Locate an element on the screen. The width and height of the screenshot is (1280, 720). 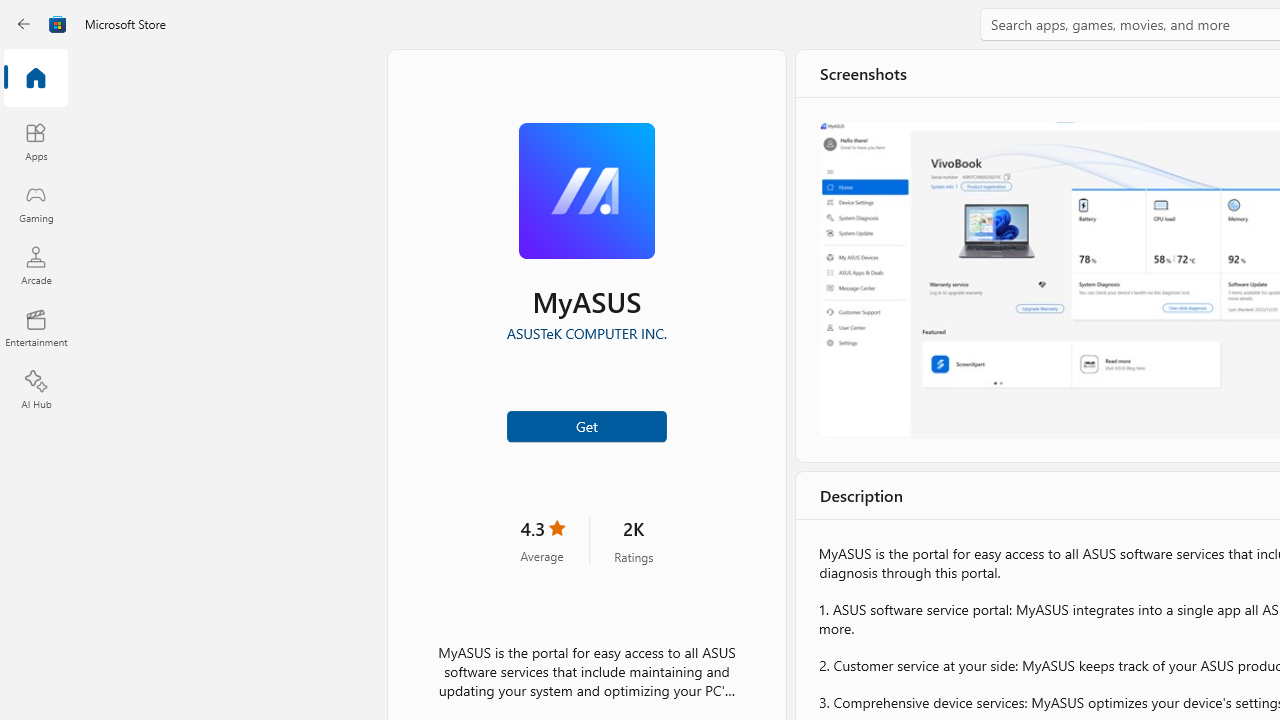
'Back' is located at coordinates (24, 24).